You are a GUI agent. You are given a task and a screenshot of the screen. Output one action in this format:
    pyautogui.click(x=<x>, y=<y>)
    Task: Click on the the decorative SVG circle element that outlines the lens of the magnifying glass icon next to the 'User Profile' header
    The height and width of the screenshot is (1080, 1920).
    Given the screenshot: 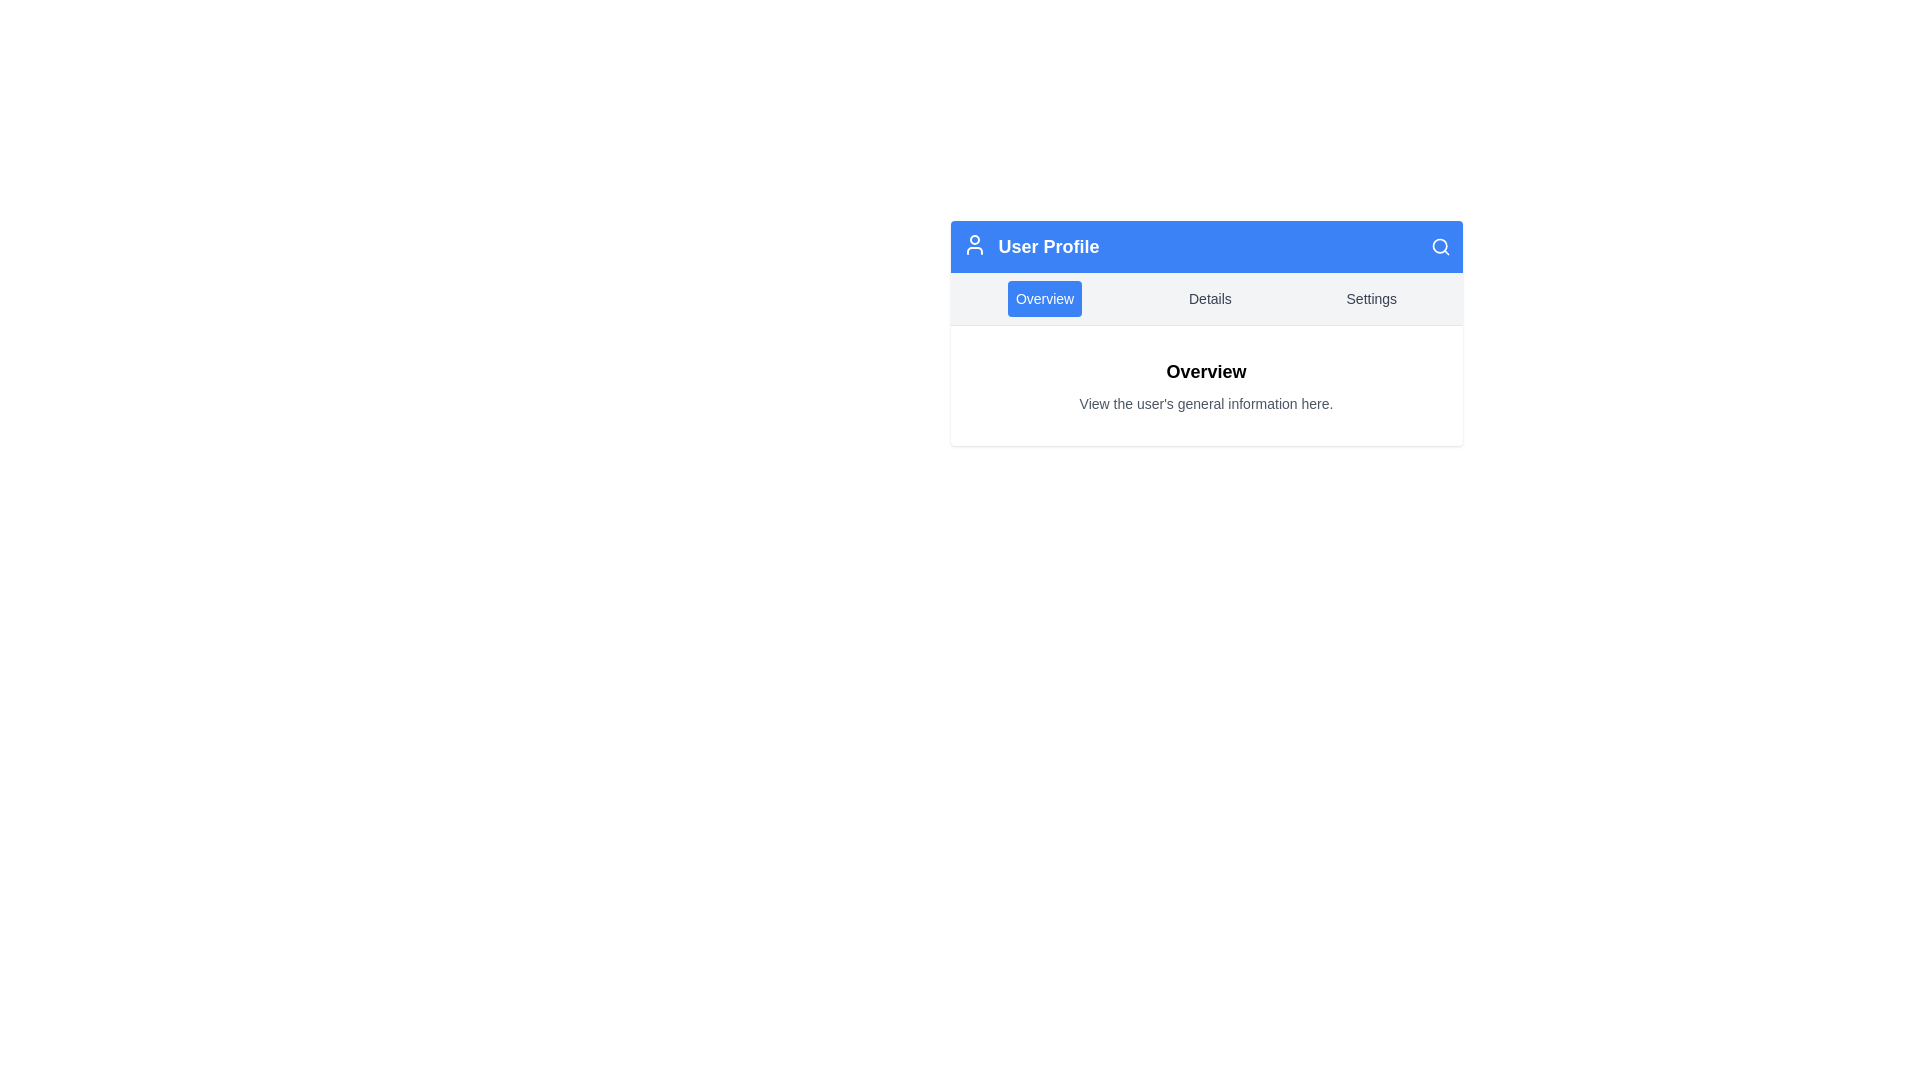 What is the action you would take?
    pyautogui.click(x=1438, y=245)
    